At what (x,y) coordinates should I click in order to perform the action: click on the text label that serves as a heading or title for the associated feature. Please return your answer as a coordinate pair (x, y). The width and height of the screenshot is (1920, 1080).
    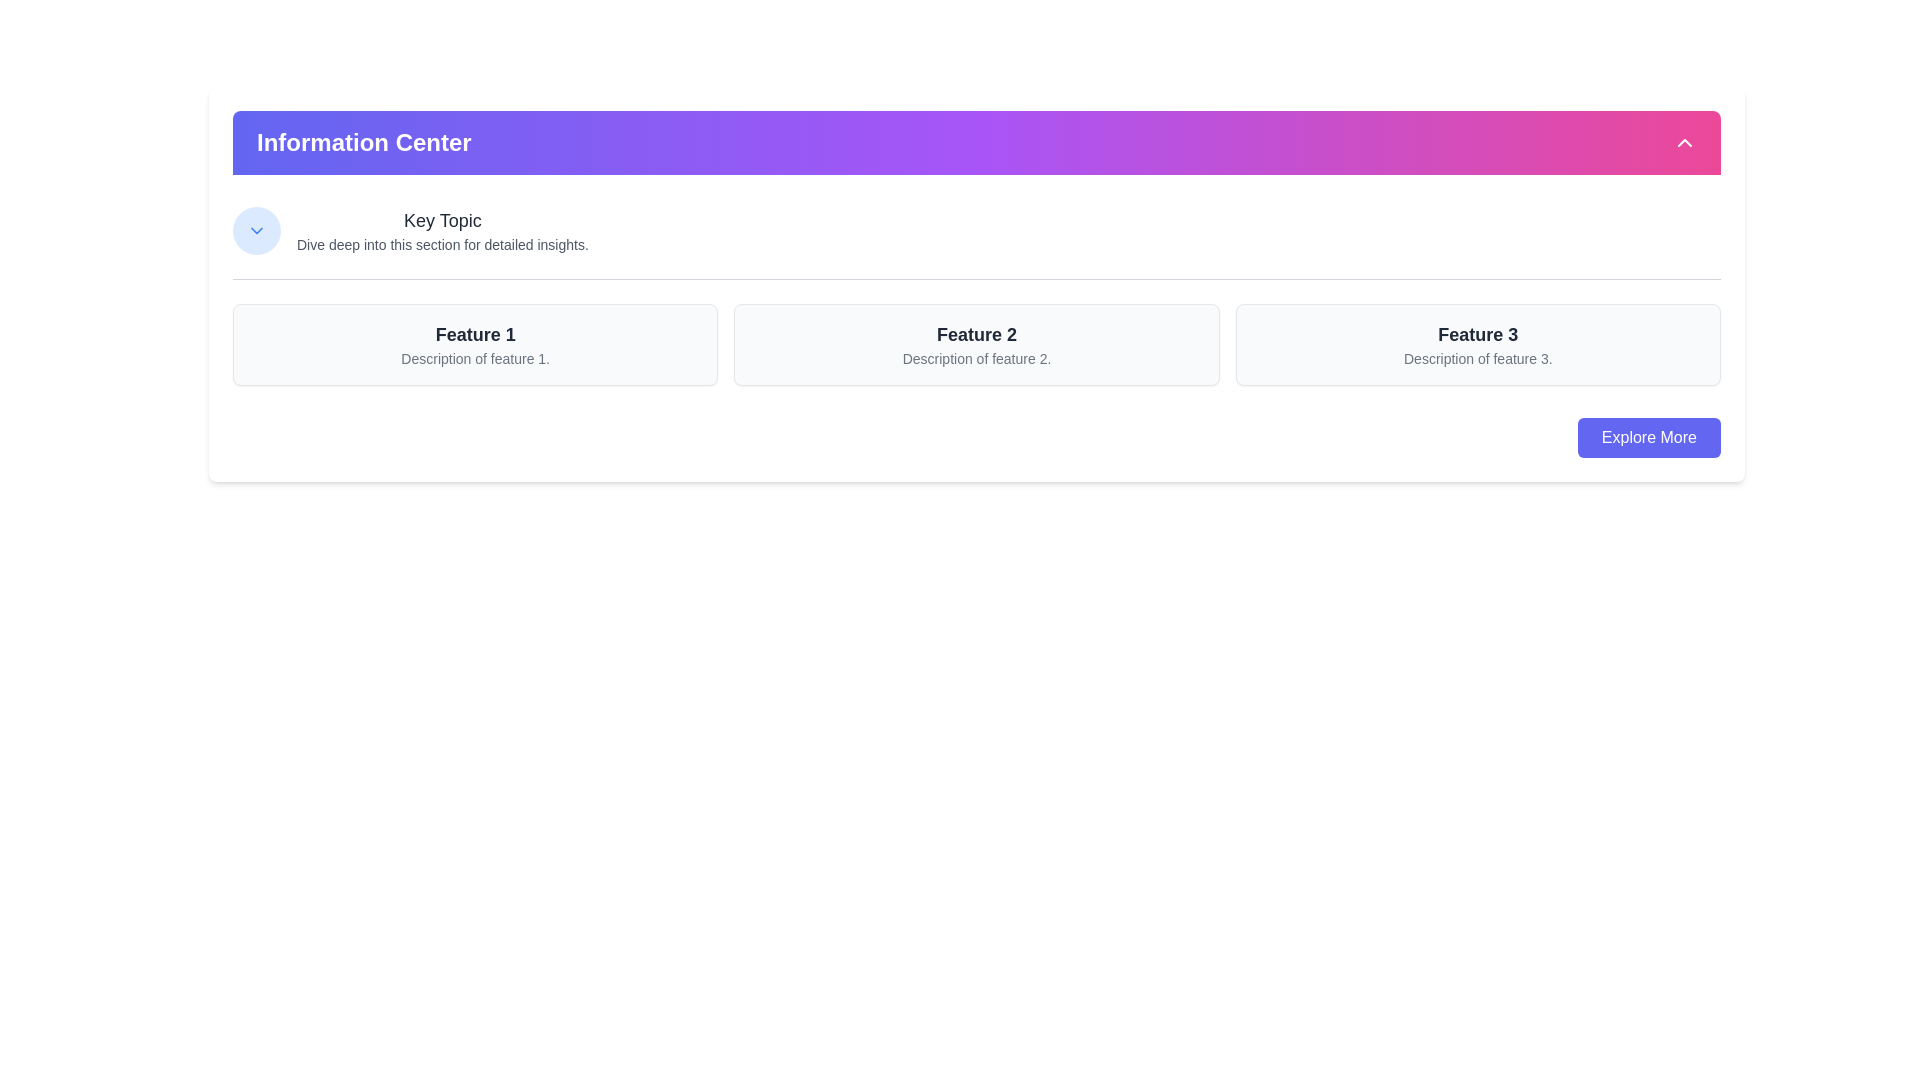
    Looking at the image, I should click on (976, 334).